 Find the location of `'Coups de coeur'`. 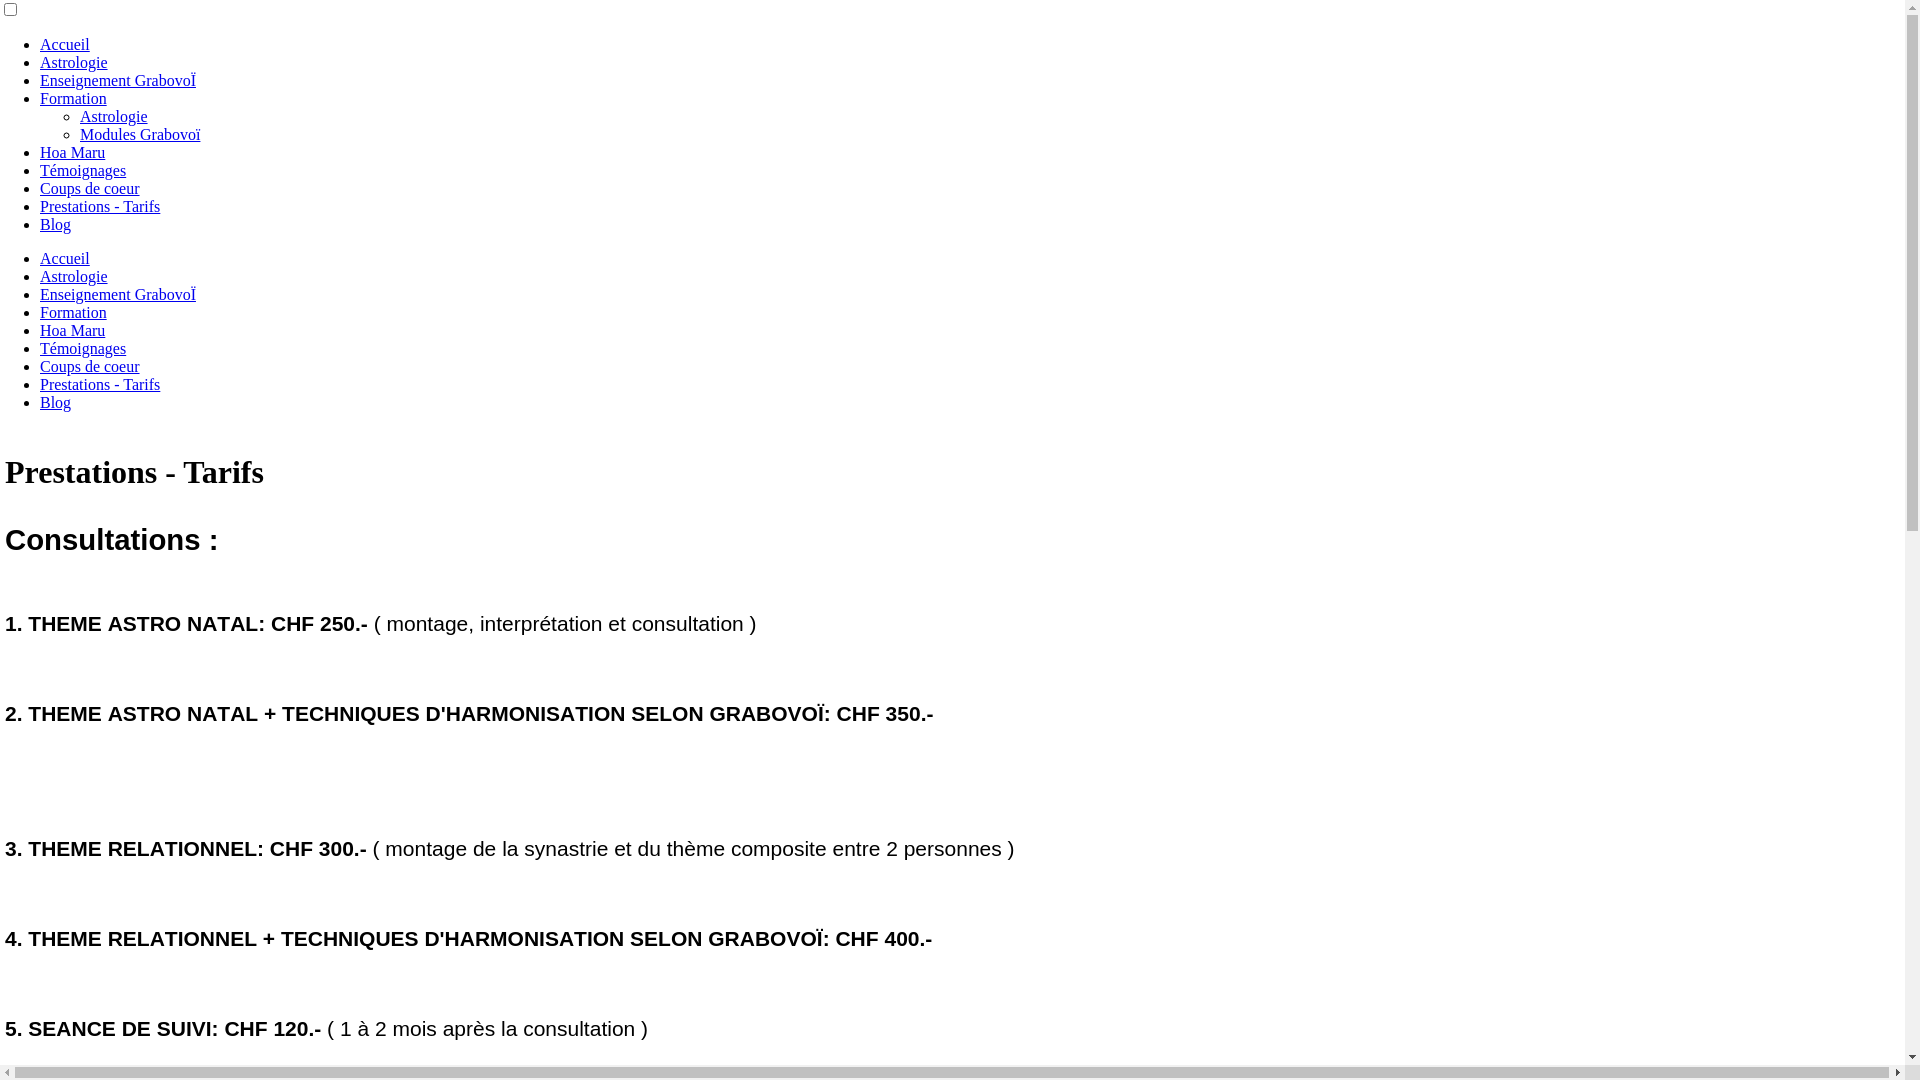

'Coups de coeur' is located at coordinates (39, 366).